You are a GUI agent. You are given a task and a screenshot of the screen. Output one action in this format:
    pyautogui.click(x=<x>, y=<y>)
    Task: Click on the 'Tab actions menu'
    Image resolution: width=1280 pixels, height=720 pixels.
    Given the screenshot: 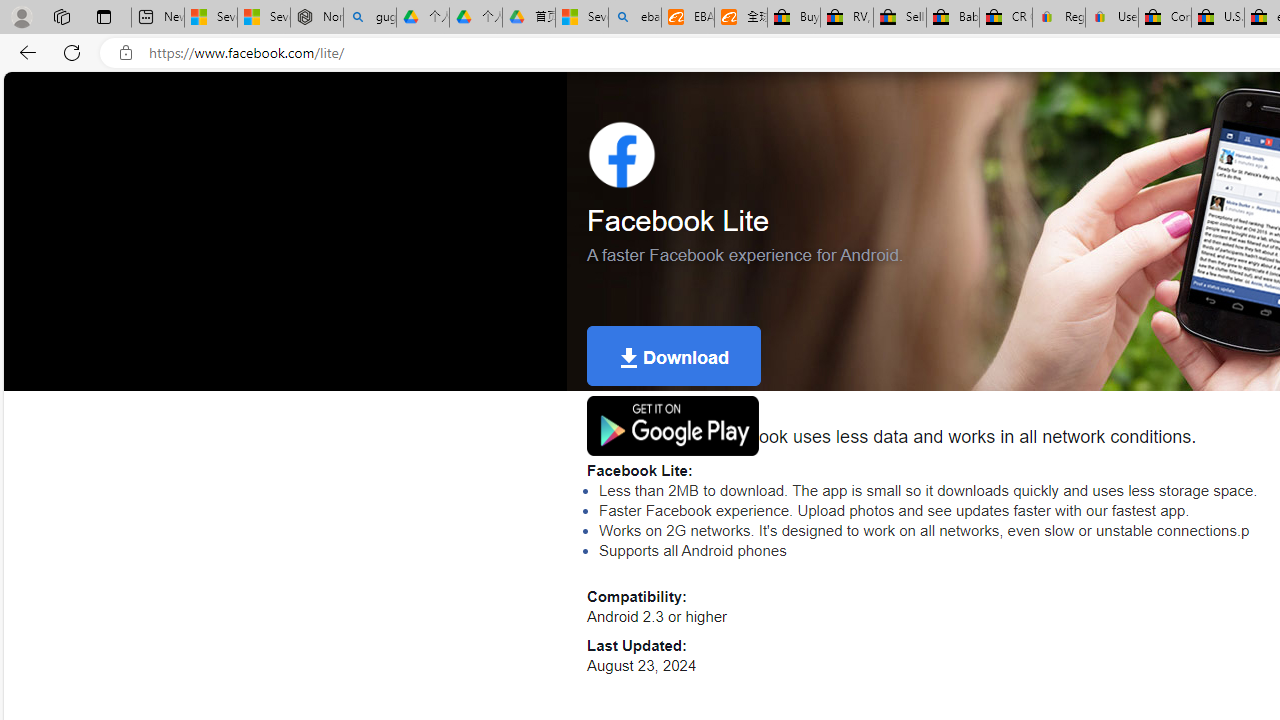 What is the action you would take?
    pyautogui.click(x=103, y=16)
    